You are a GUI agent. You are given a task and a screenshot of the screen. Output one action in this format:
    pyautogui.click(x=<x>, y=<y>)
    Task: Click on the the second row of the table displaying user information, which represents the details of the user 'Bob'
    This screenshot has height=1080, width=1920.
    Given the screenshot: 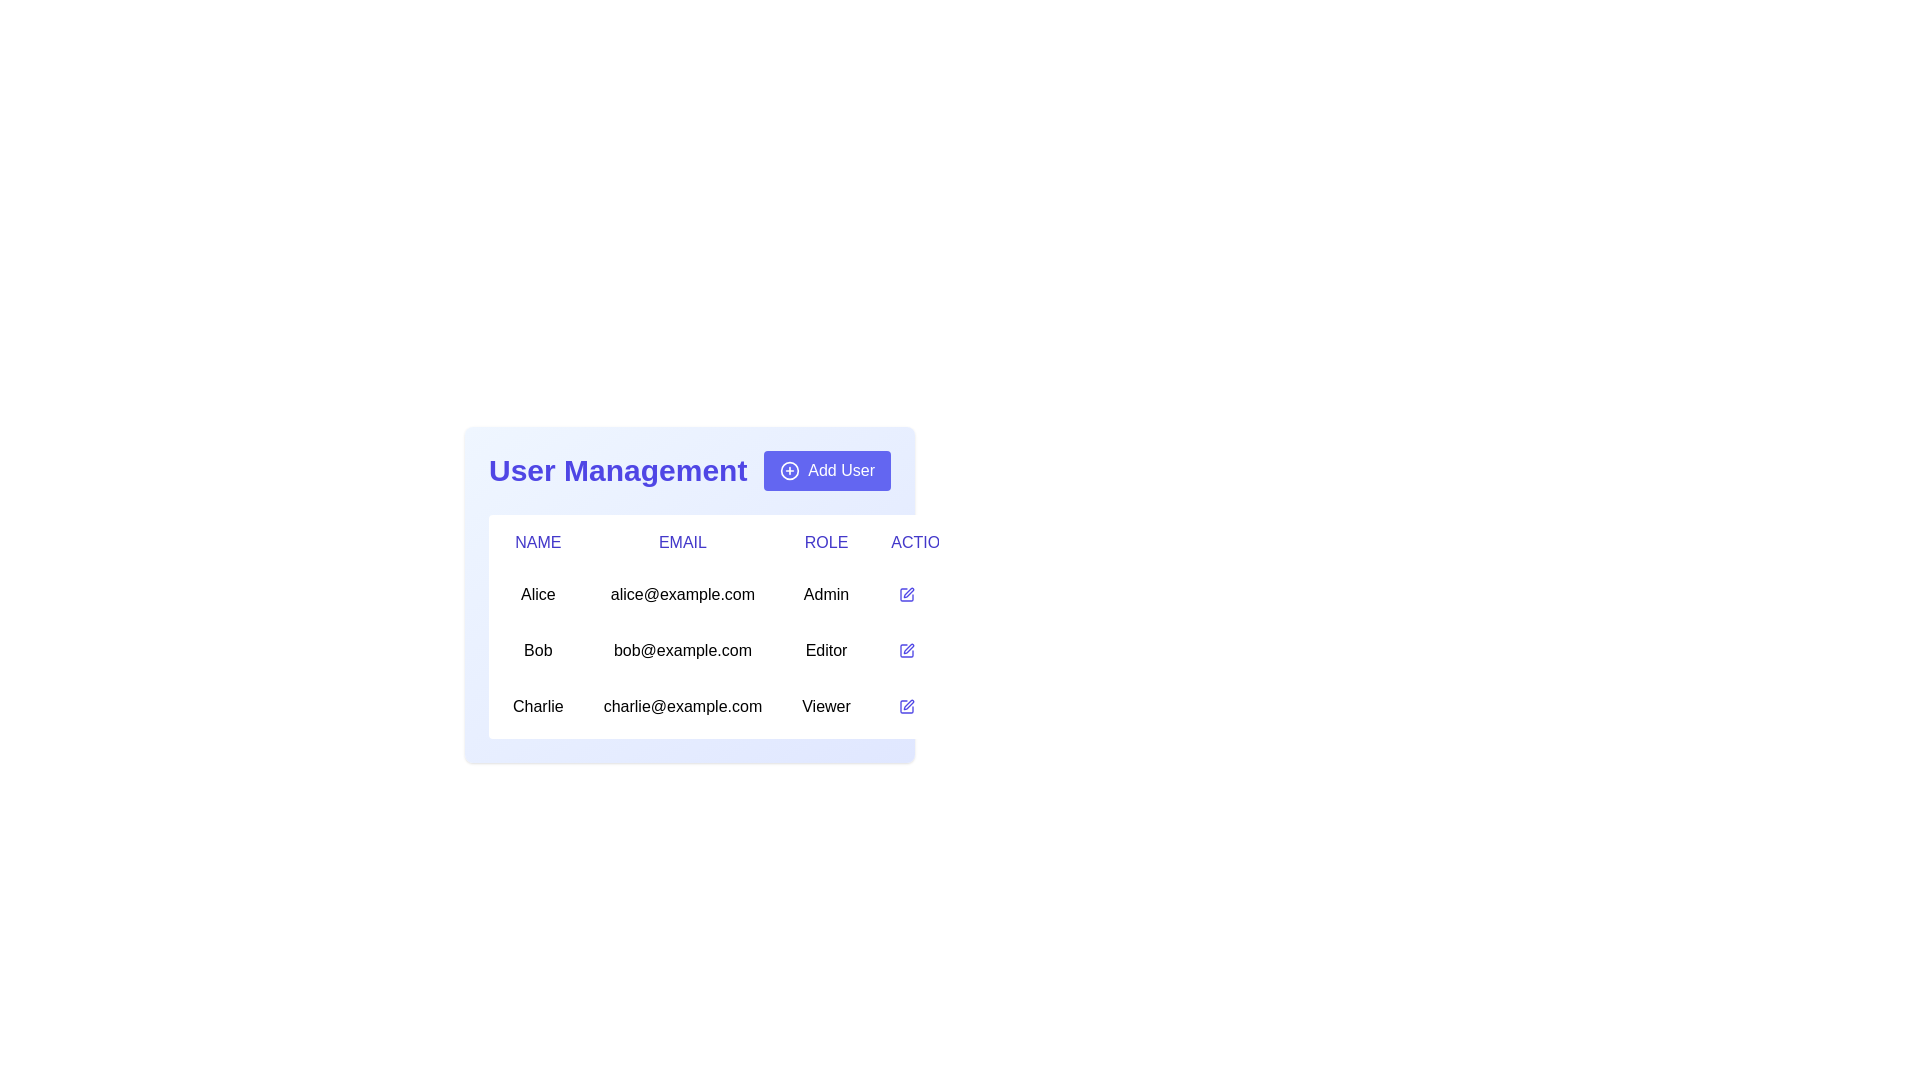 What is the action you would take?
    pyautogui.click(x=690, y=628)
    